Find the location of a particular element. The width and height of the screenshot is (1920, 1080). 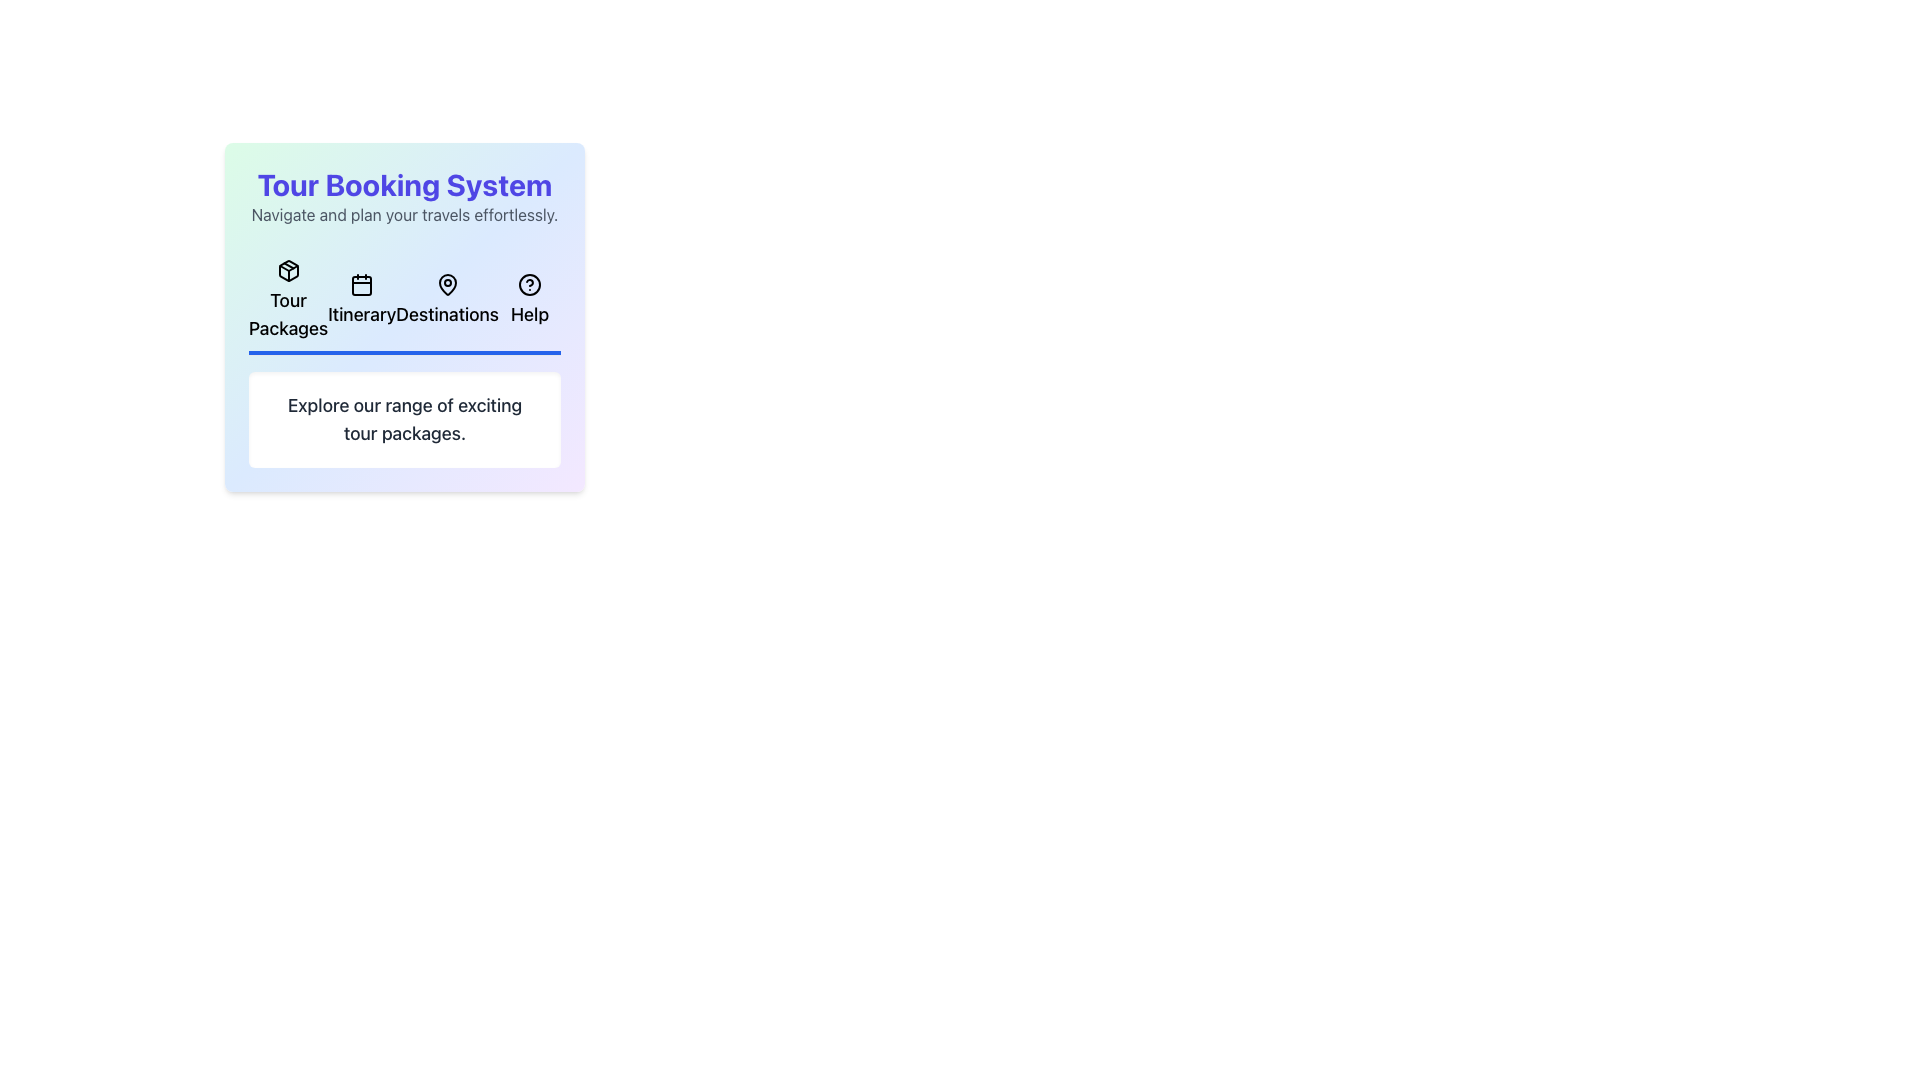

the 'Tour Packages' icon is located at coordinates (287, 270).